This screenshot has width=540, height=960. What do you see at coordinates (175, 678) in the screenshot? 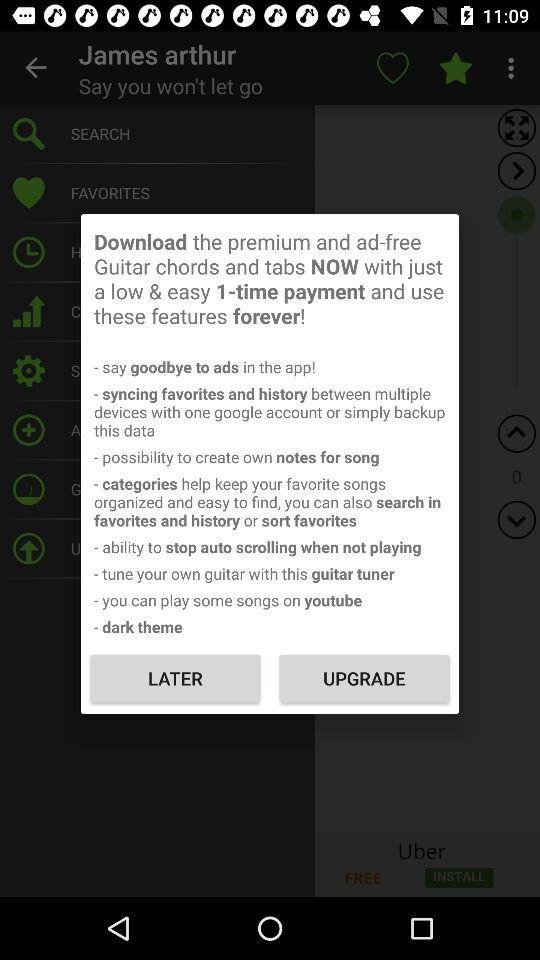
I see `icon below the - dark theme icon` at bounding box center [175, 678].